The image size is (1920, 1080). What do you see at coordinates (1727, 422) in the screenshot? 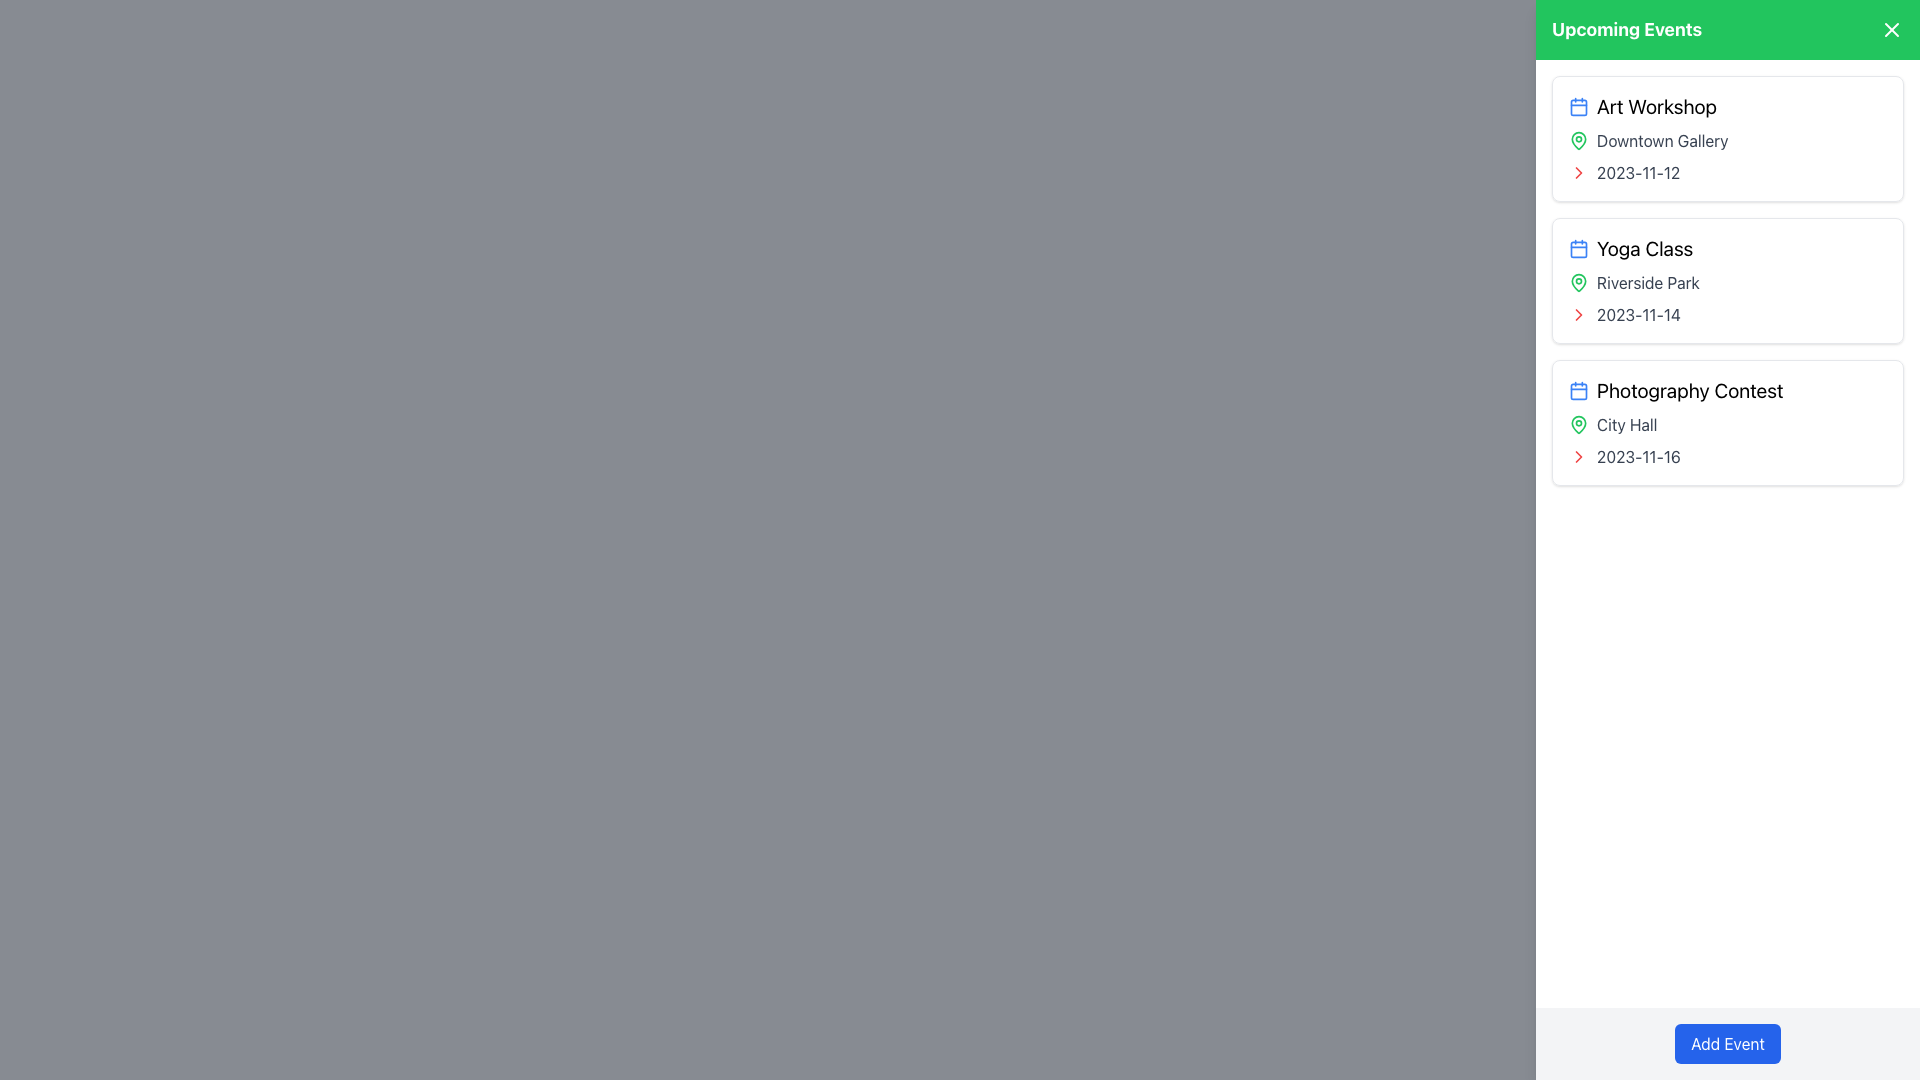
I see `the button for the 'Photography Contest' event summary located in the 'Upcoming Events' section, which is the third item in a vertical list` at bounding box center [1727, 422].